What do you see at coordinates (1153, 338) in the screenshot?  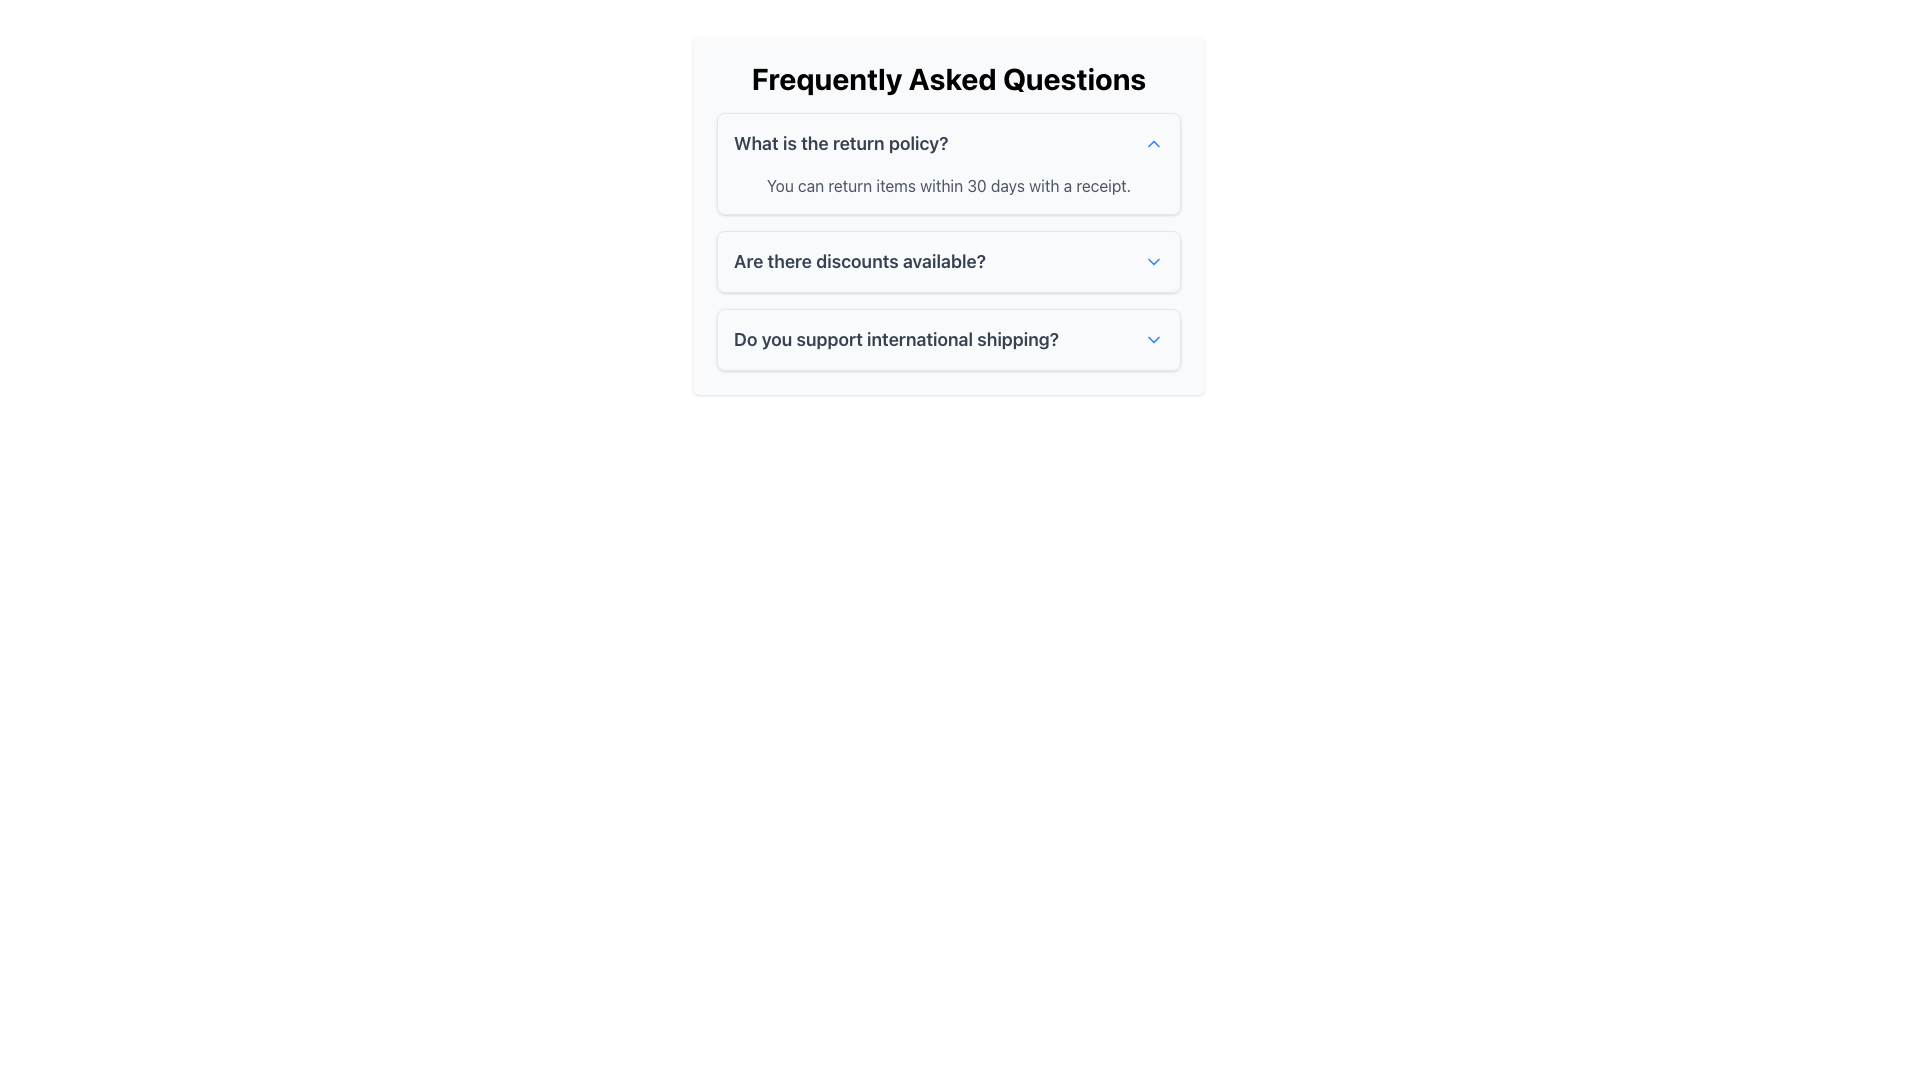 I see `the downward-facing blue chevron icon next to the question 'Do you support international shipping?'` at bounding box center [1153, 338].